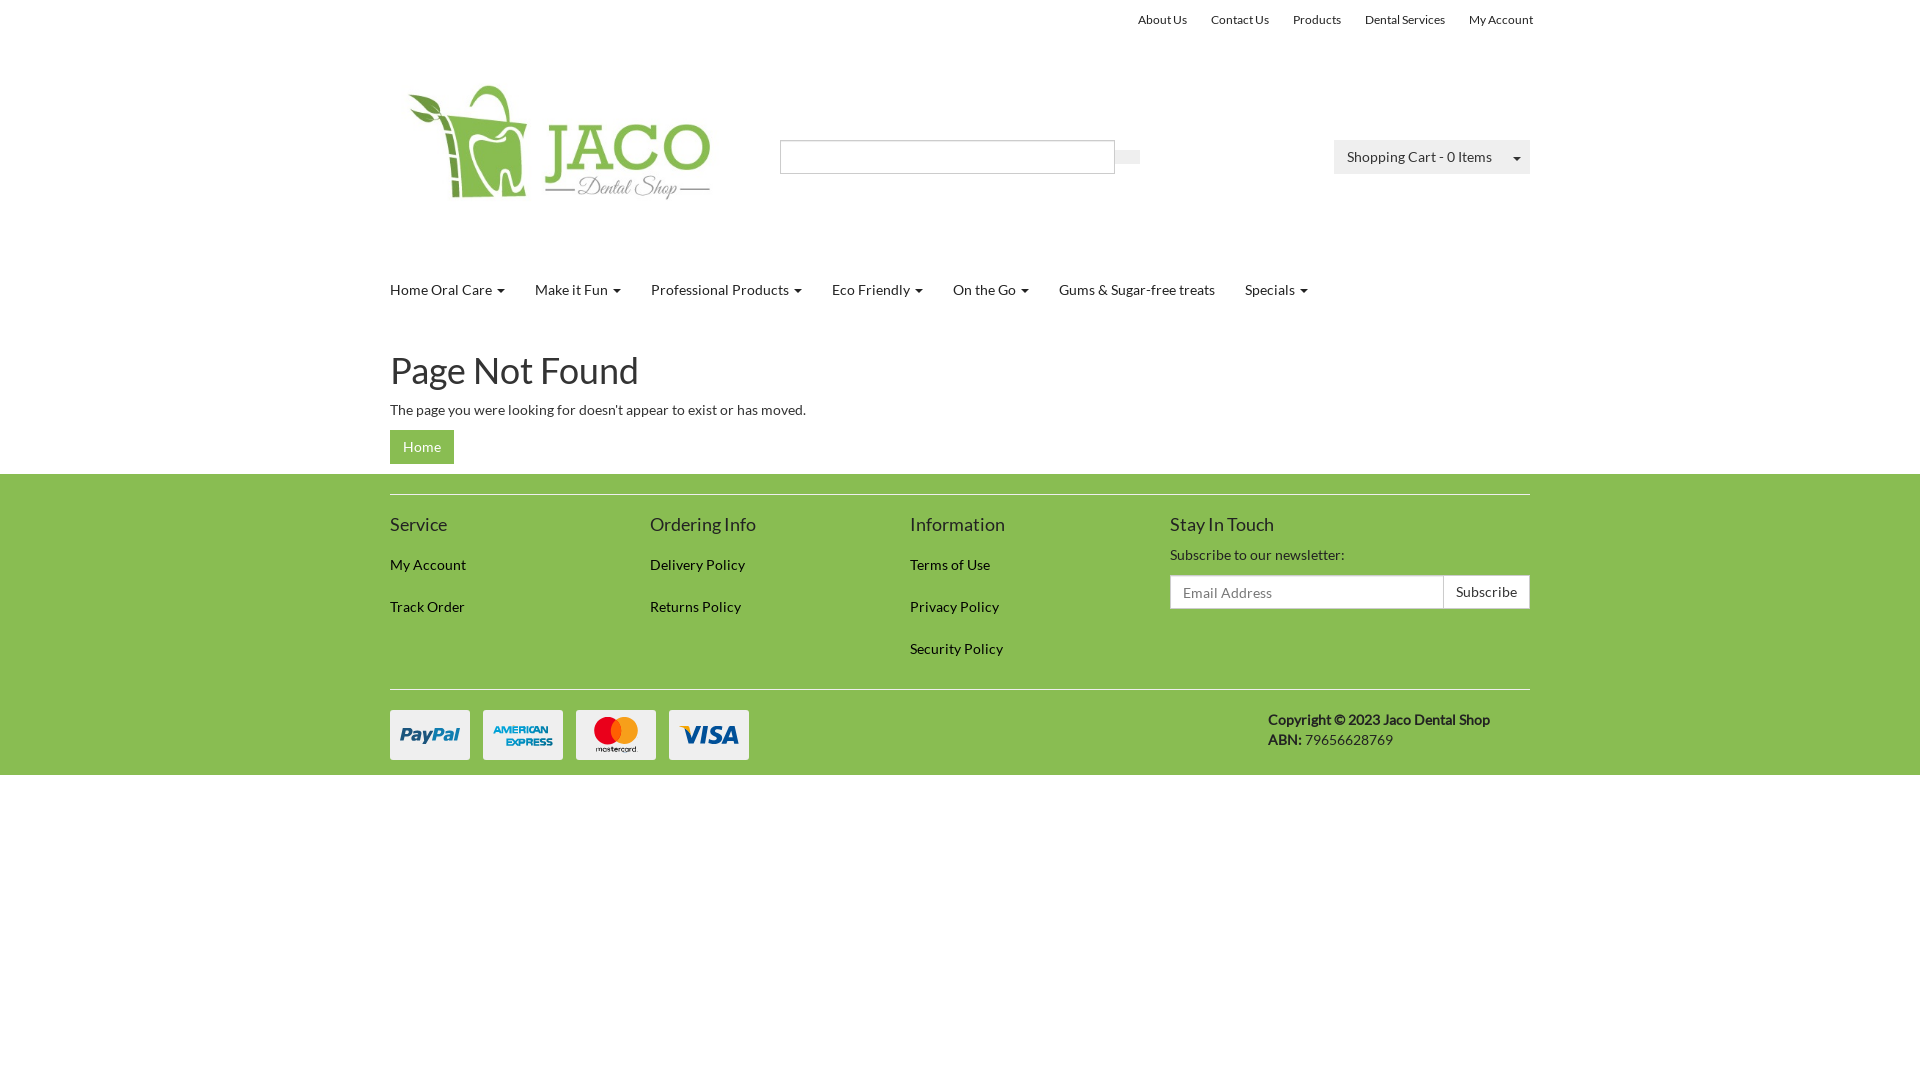 The width and height of the screenshot is (1920, 1080). I want to click on 'Home Oral Care', so click(374, 289).